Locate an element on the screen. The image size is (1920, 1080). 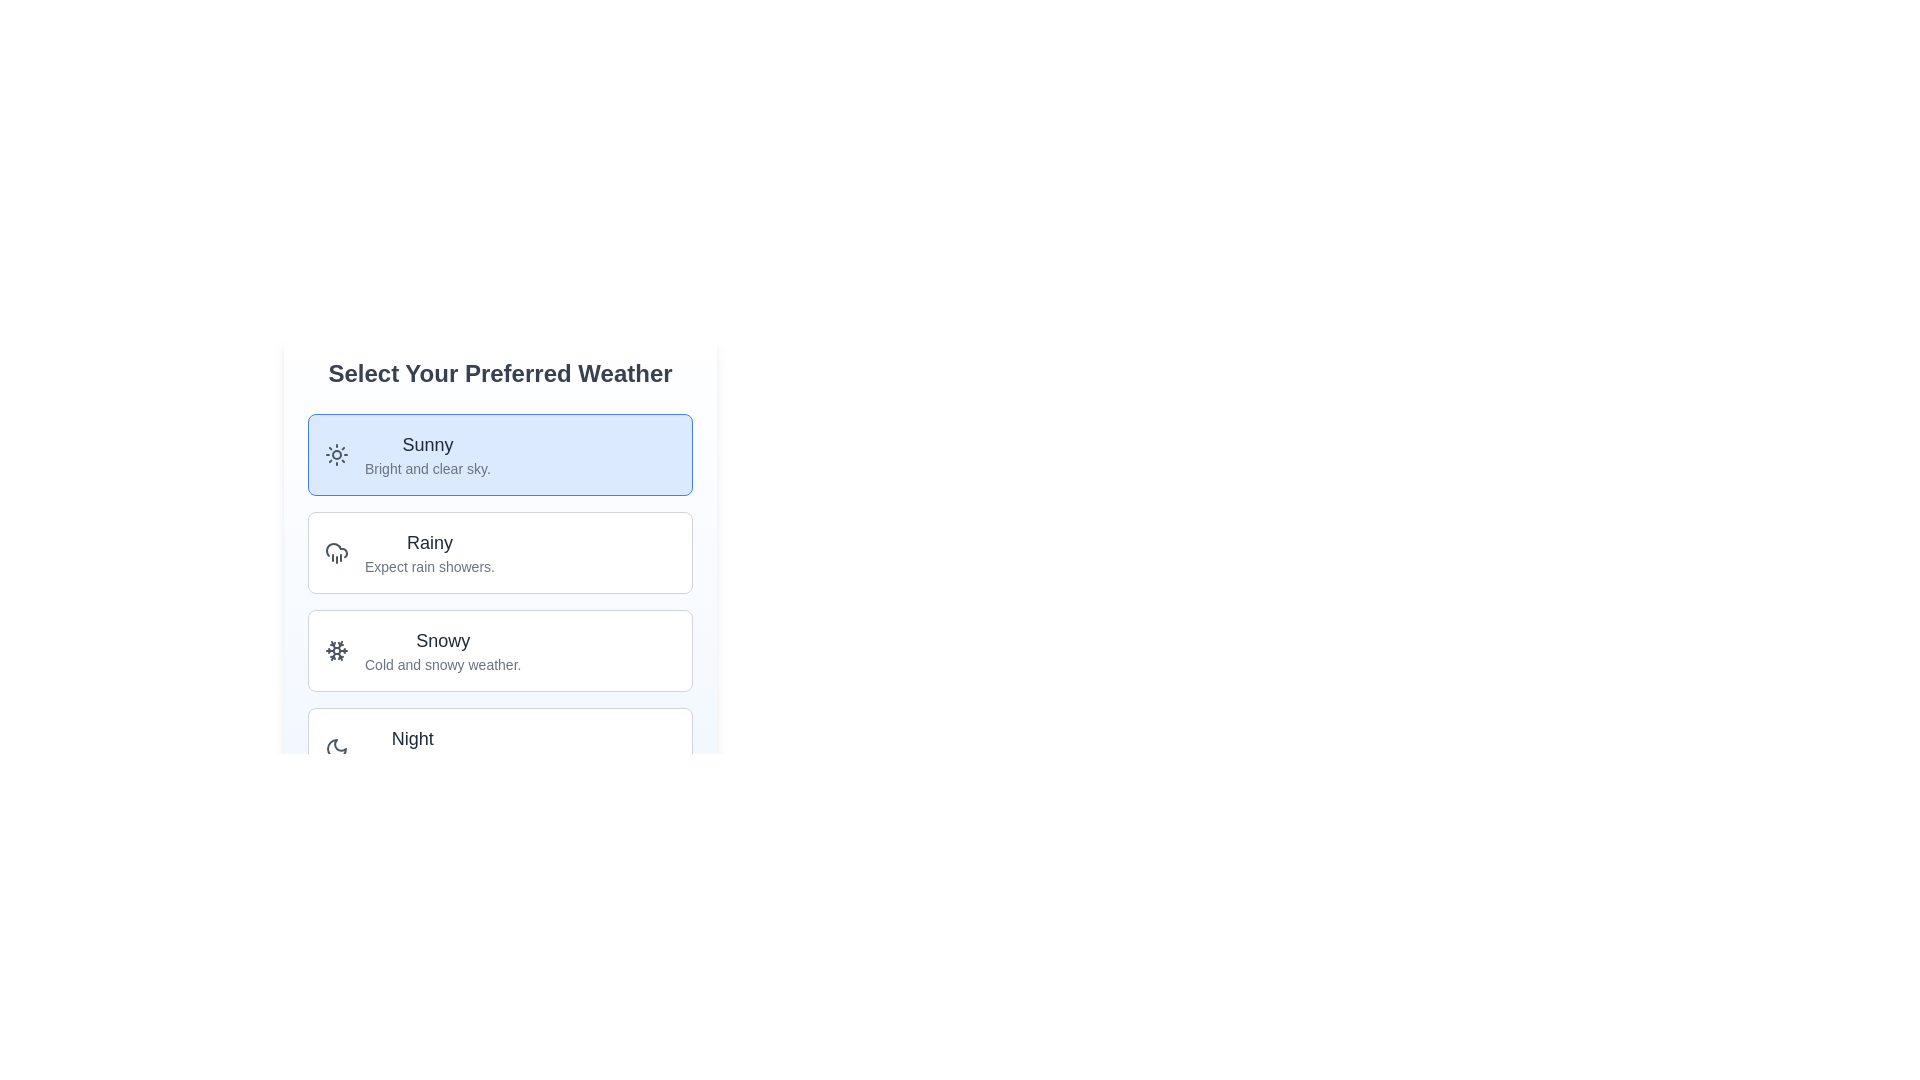
the 'Rainy' option in the selectable weather list is located at coordinates (500, 600).